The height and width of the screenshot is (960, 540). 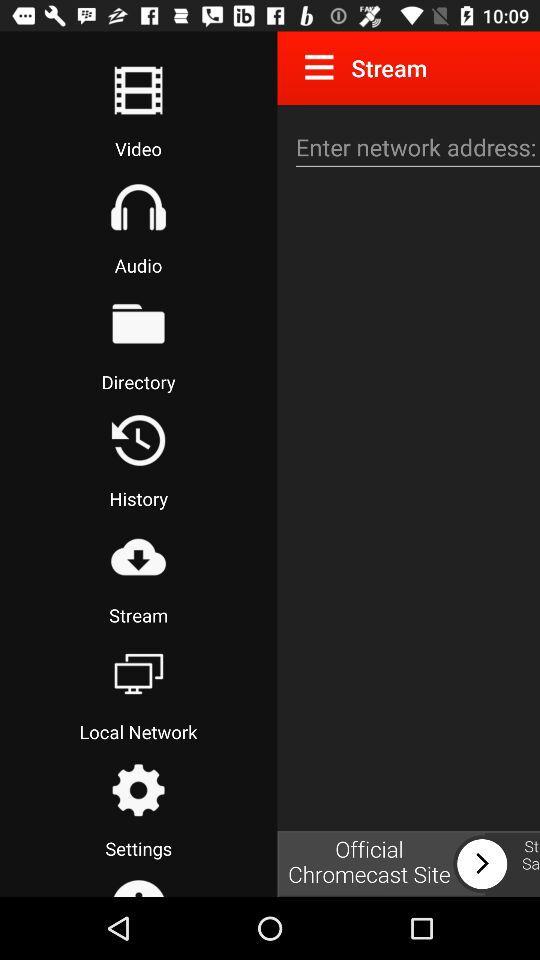 What do you see at coordinates (414, 146) in the screenshot?
I see `digite o email` at bounding box center [414, 146].